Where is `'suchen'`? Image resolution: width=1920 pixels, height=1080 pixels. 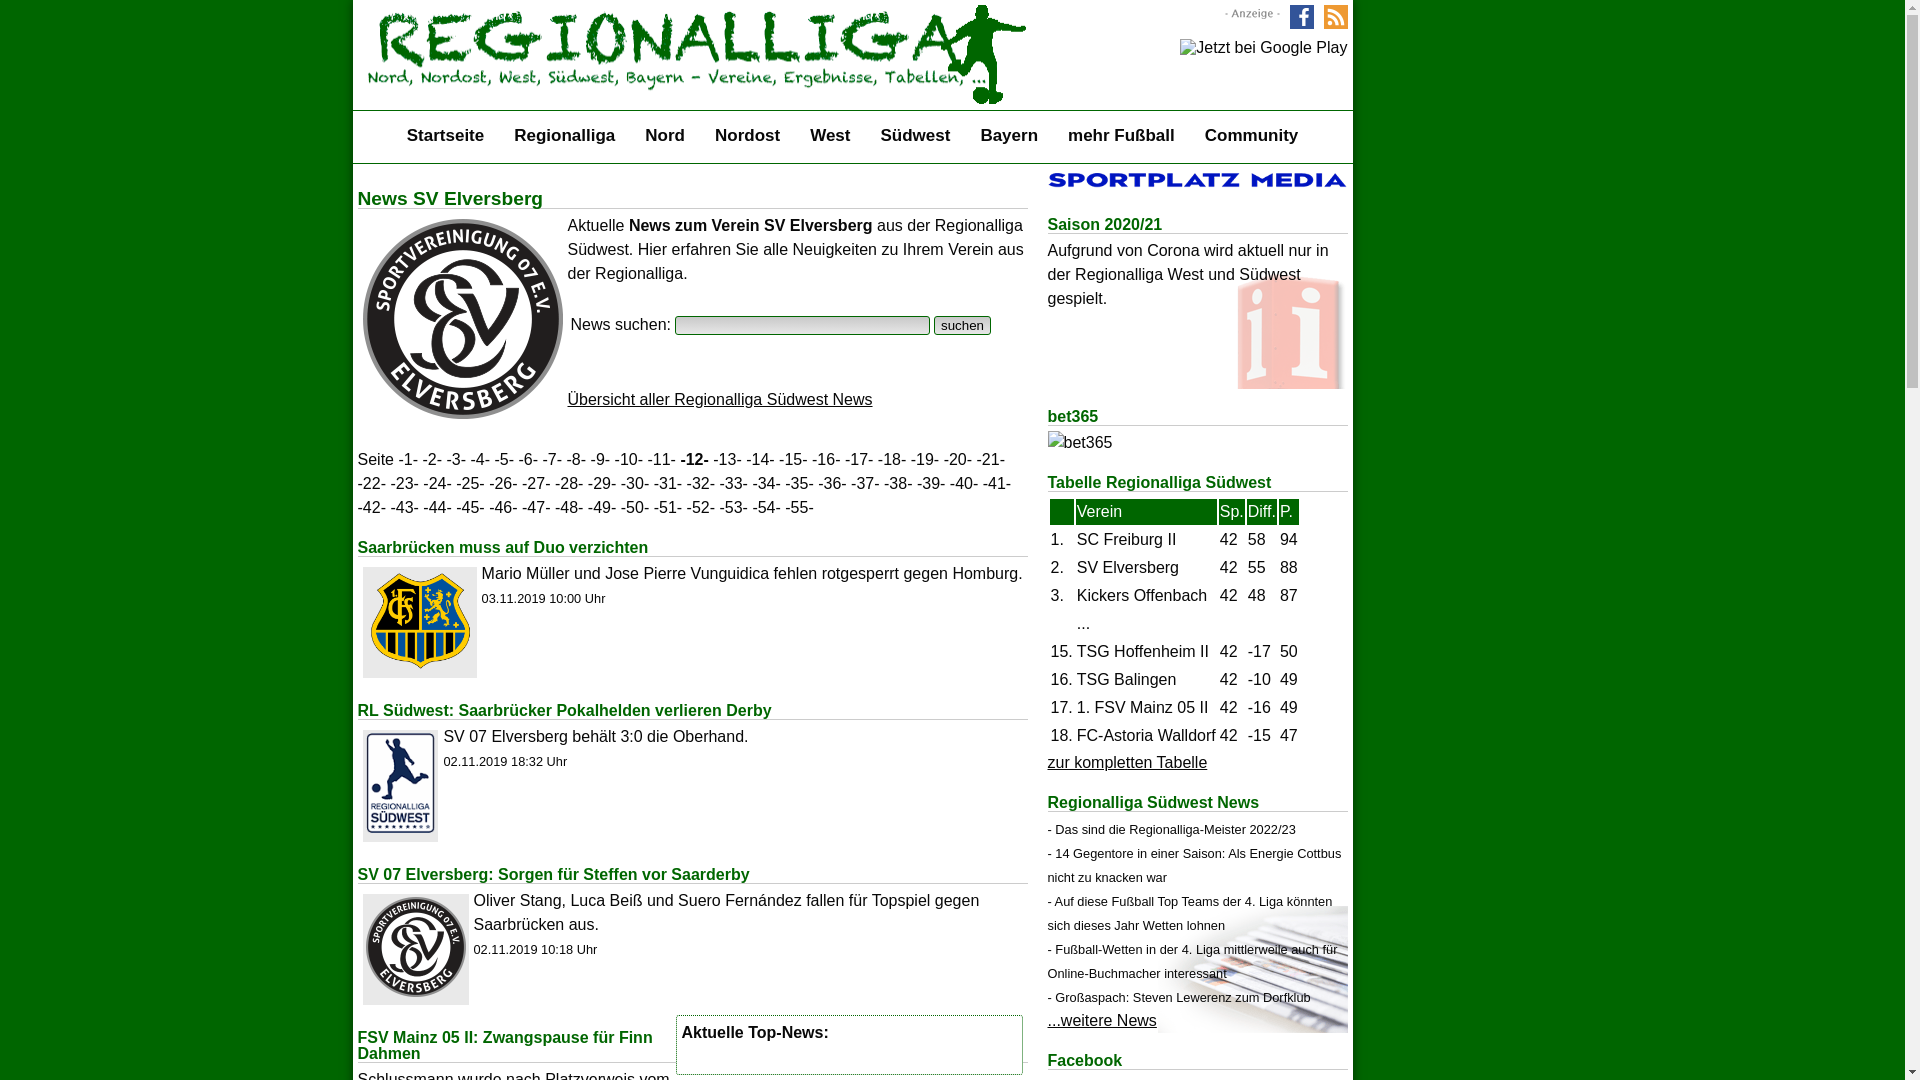 'suchen' is located at coordinates (962, 324).